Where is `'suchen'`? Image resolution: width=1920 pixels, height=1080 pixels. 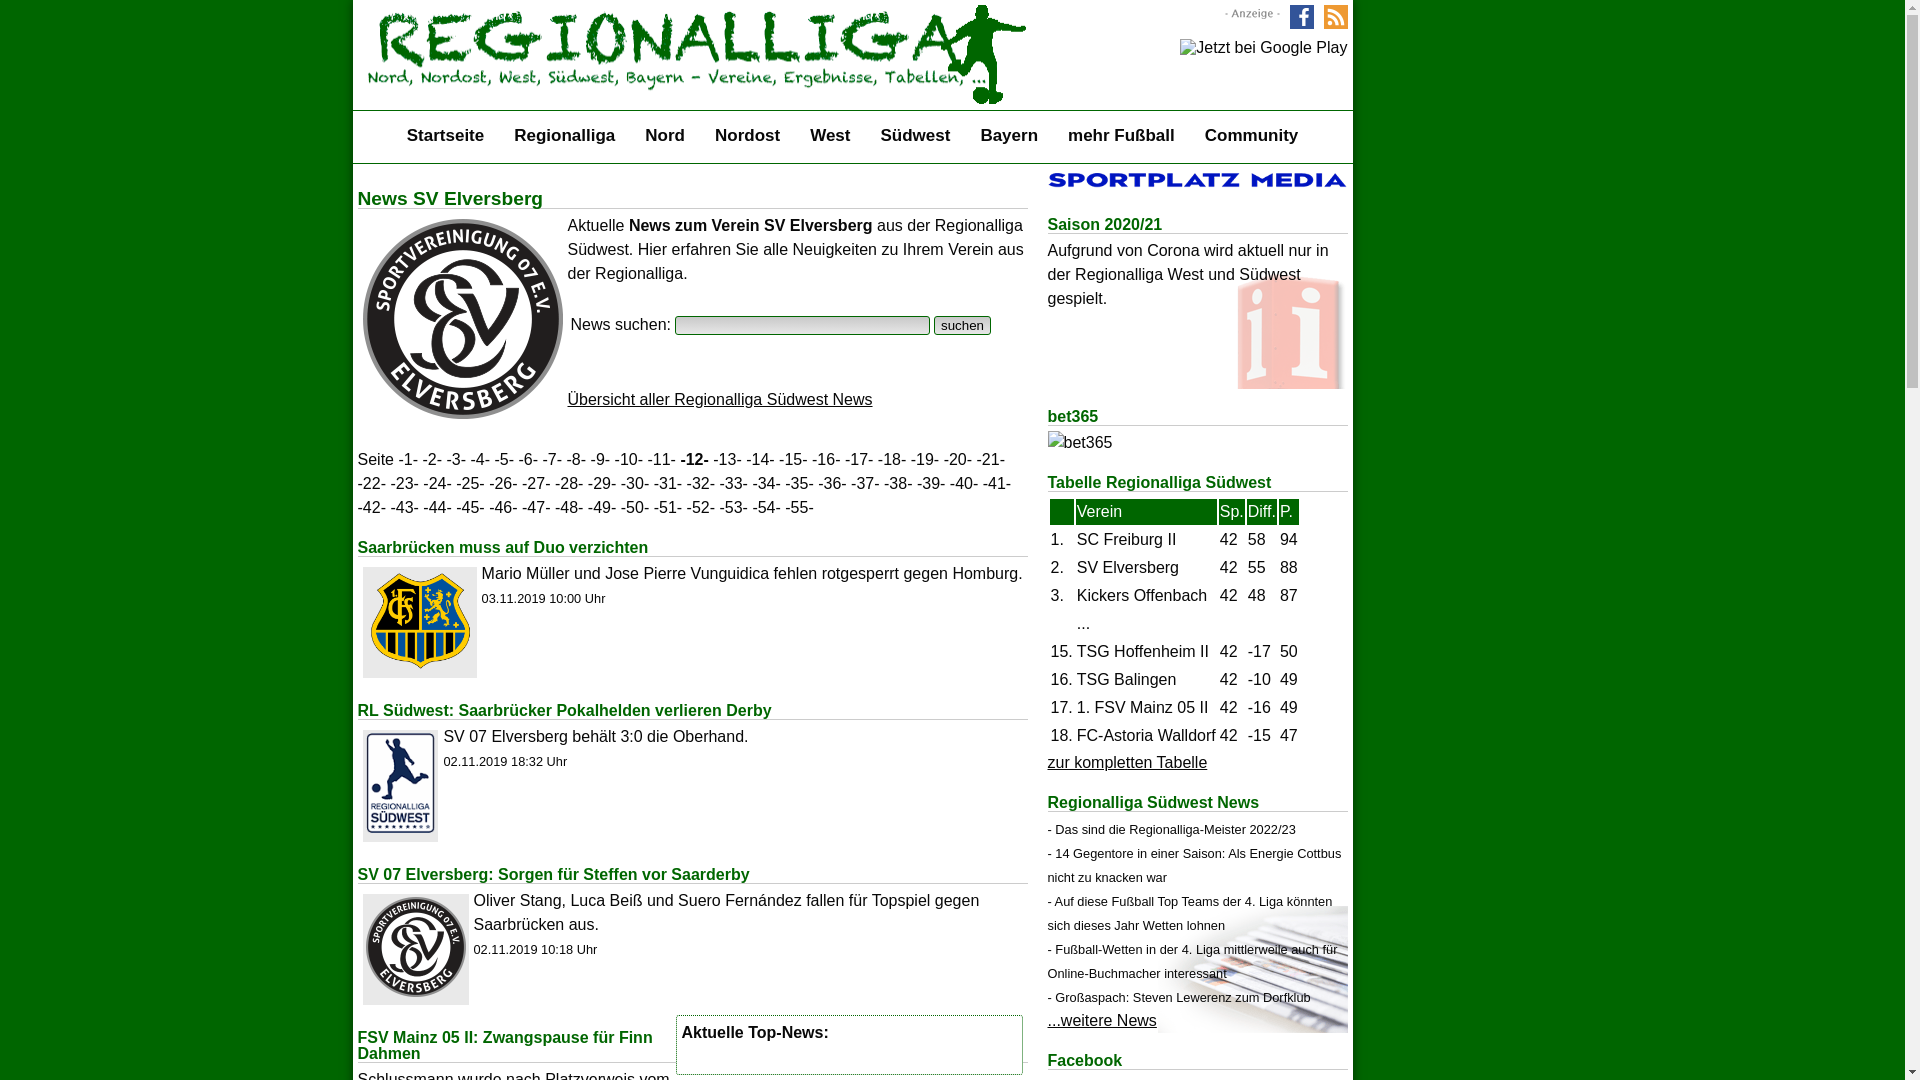 'suchen' is located at coordinates (962, 324).